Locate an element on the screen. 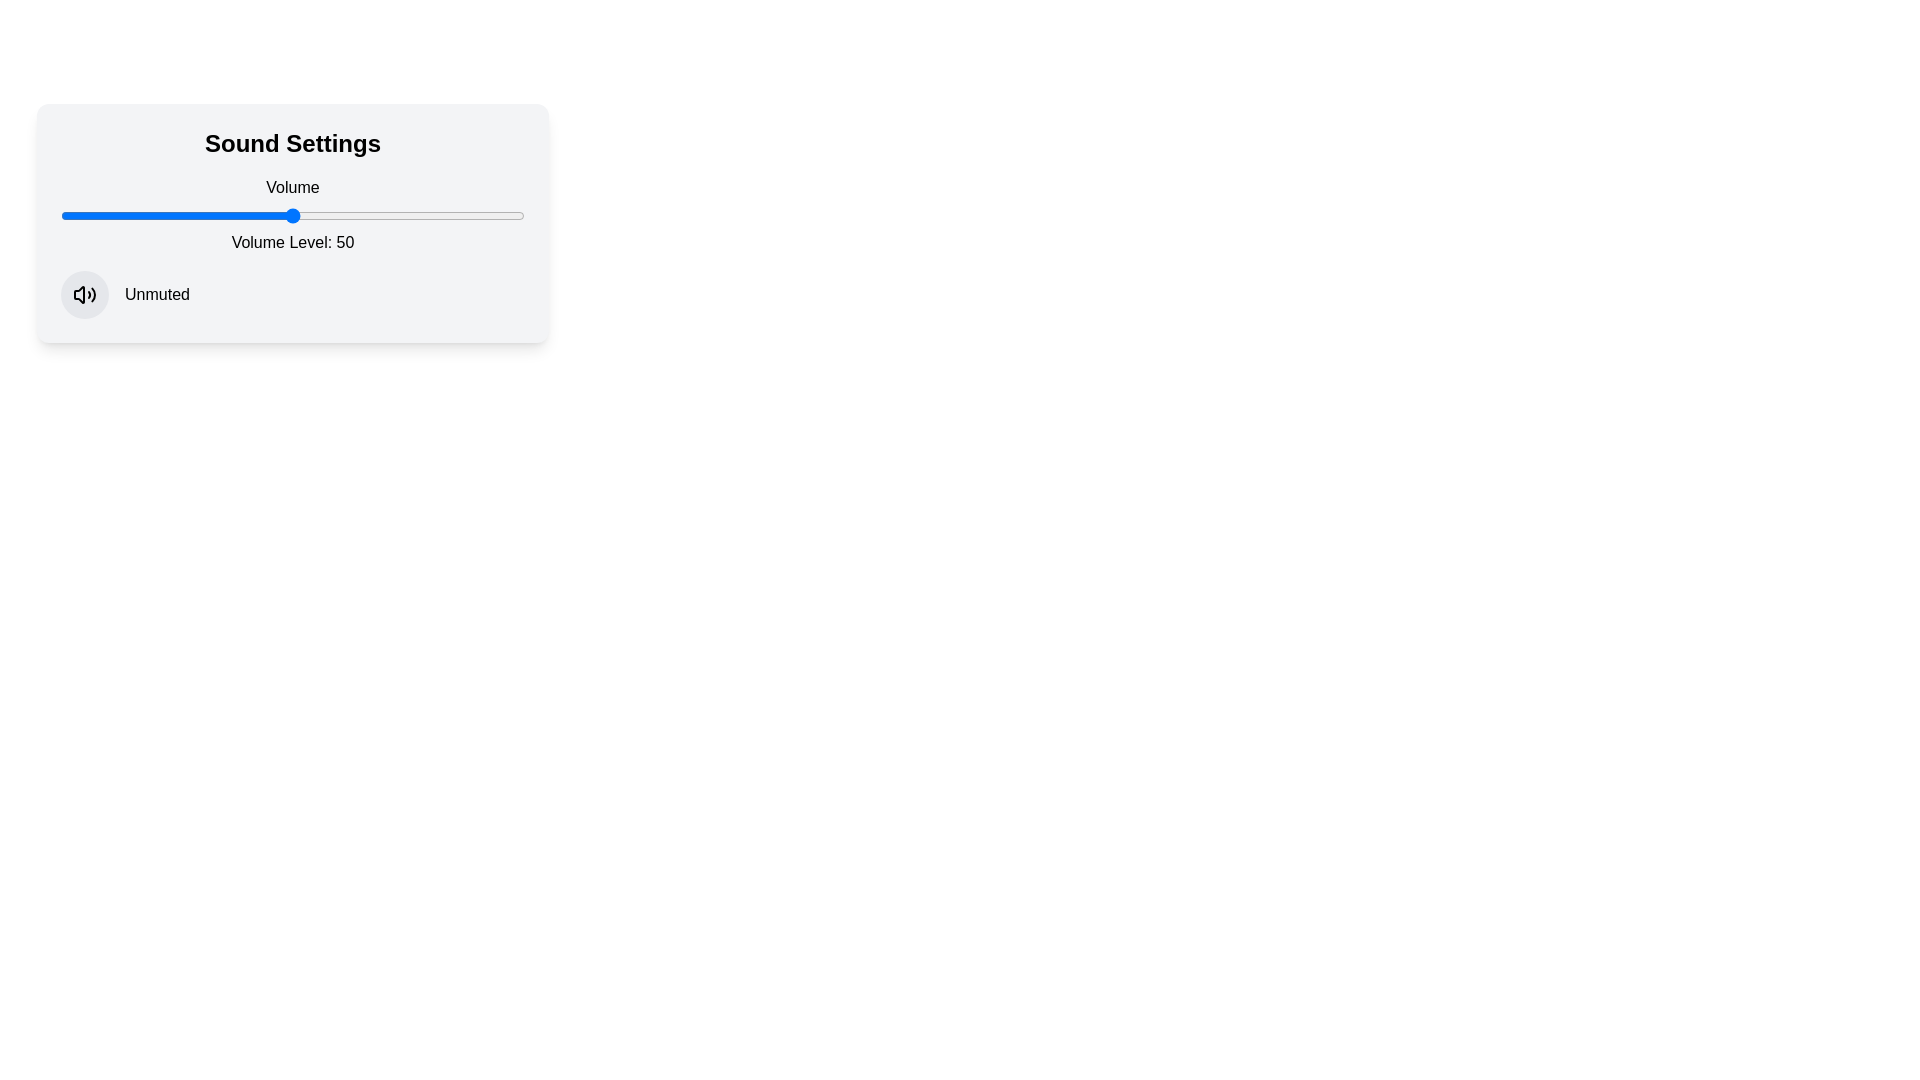  the volume is located at coordinates (259, 216).